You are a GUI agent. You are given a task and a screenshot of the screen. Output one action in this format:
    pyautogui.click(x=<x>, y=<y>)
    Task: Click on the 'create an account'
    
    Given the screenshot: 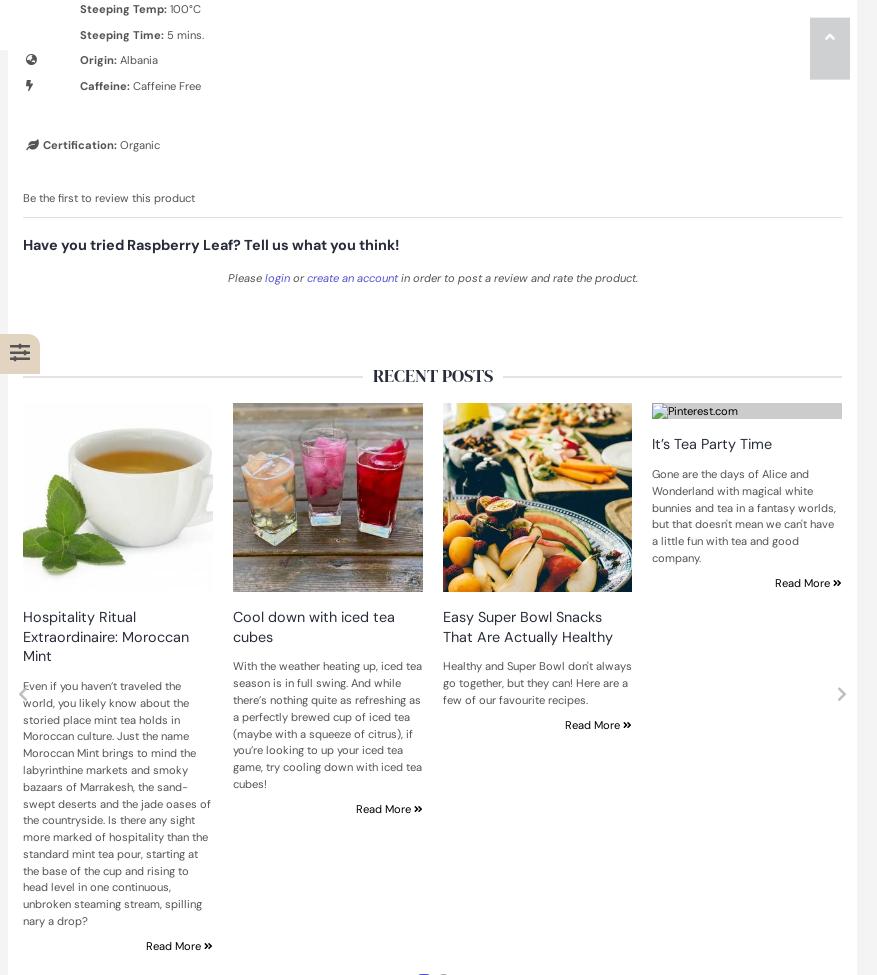 What is the action you would take?
    pyautogui.click(x=304, y=277)
    